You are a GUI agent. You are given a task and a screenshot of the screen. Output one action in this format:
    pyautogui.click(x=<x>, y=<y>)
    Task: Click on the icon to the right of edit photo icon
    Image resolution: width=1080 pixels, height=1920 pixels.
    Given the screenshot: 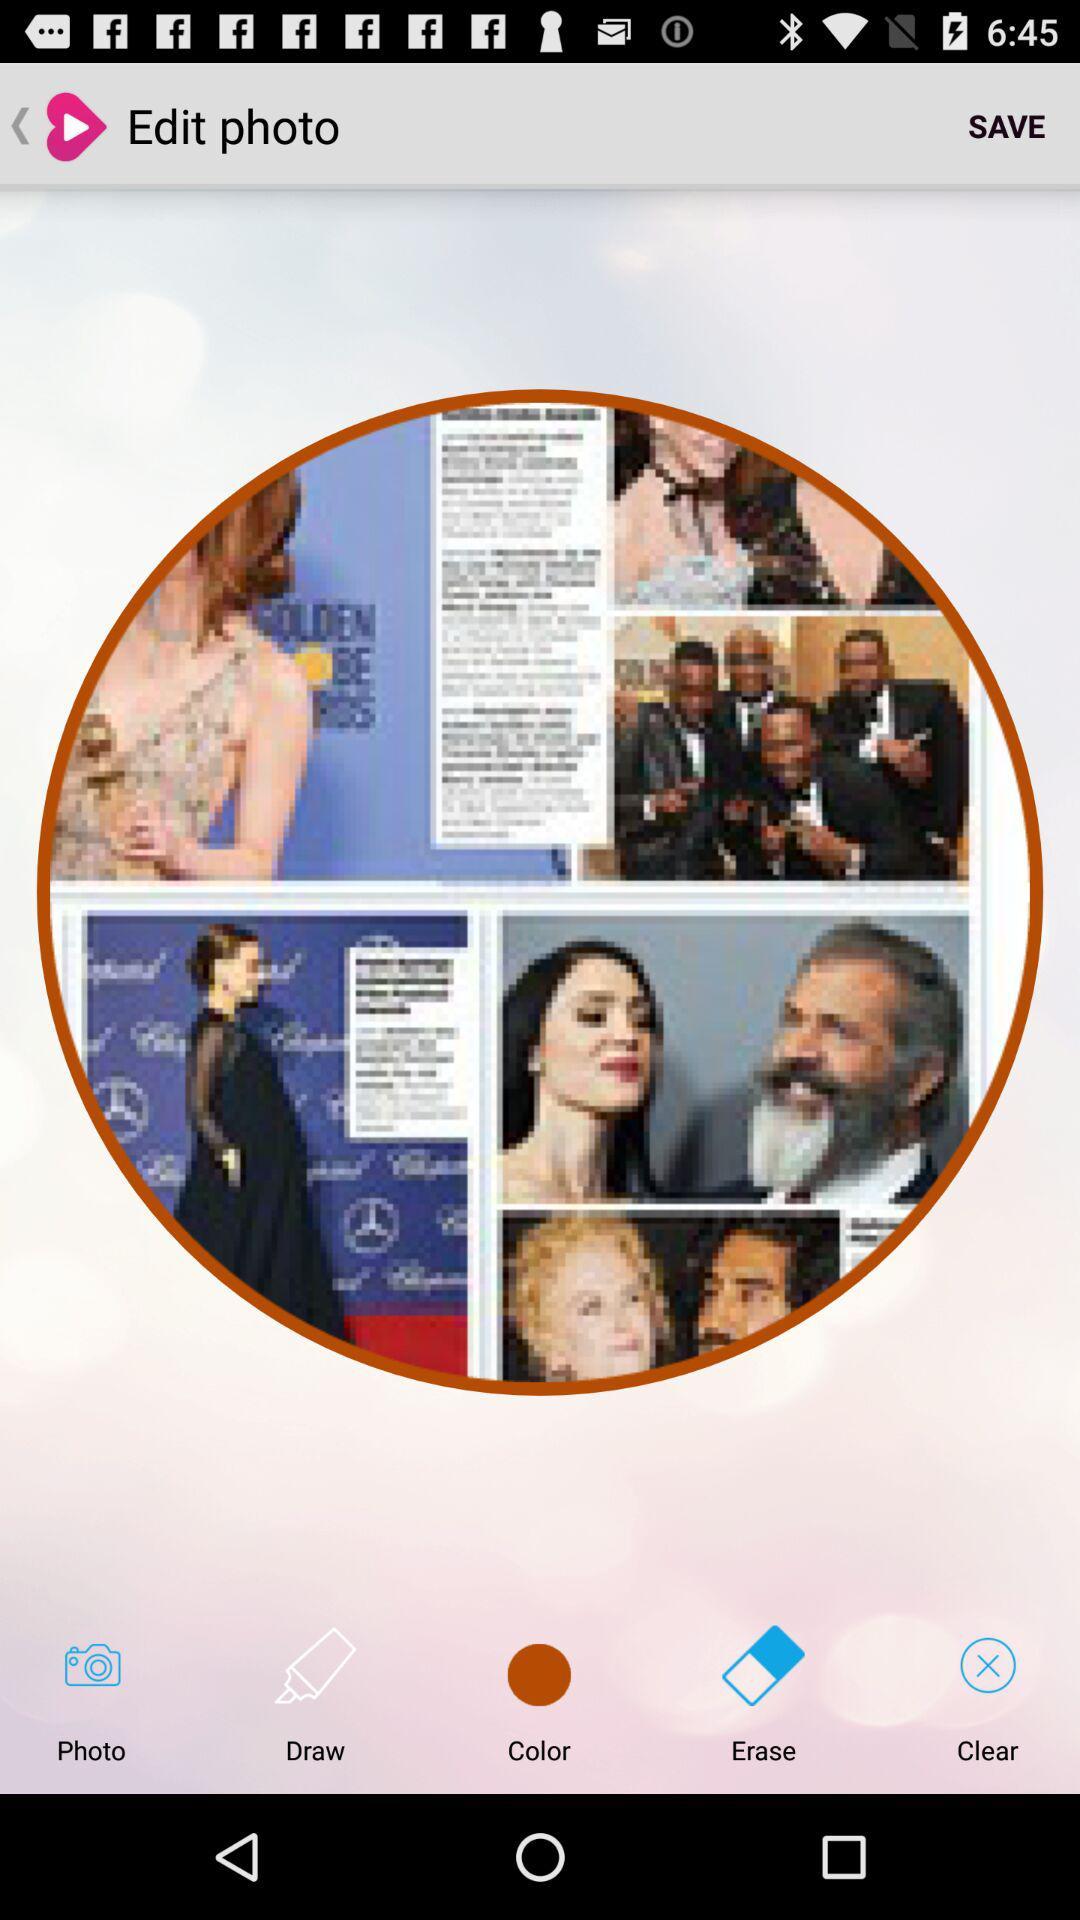 What is the action you would take?
    pyautogui.click(x=1006, y=124)
    